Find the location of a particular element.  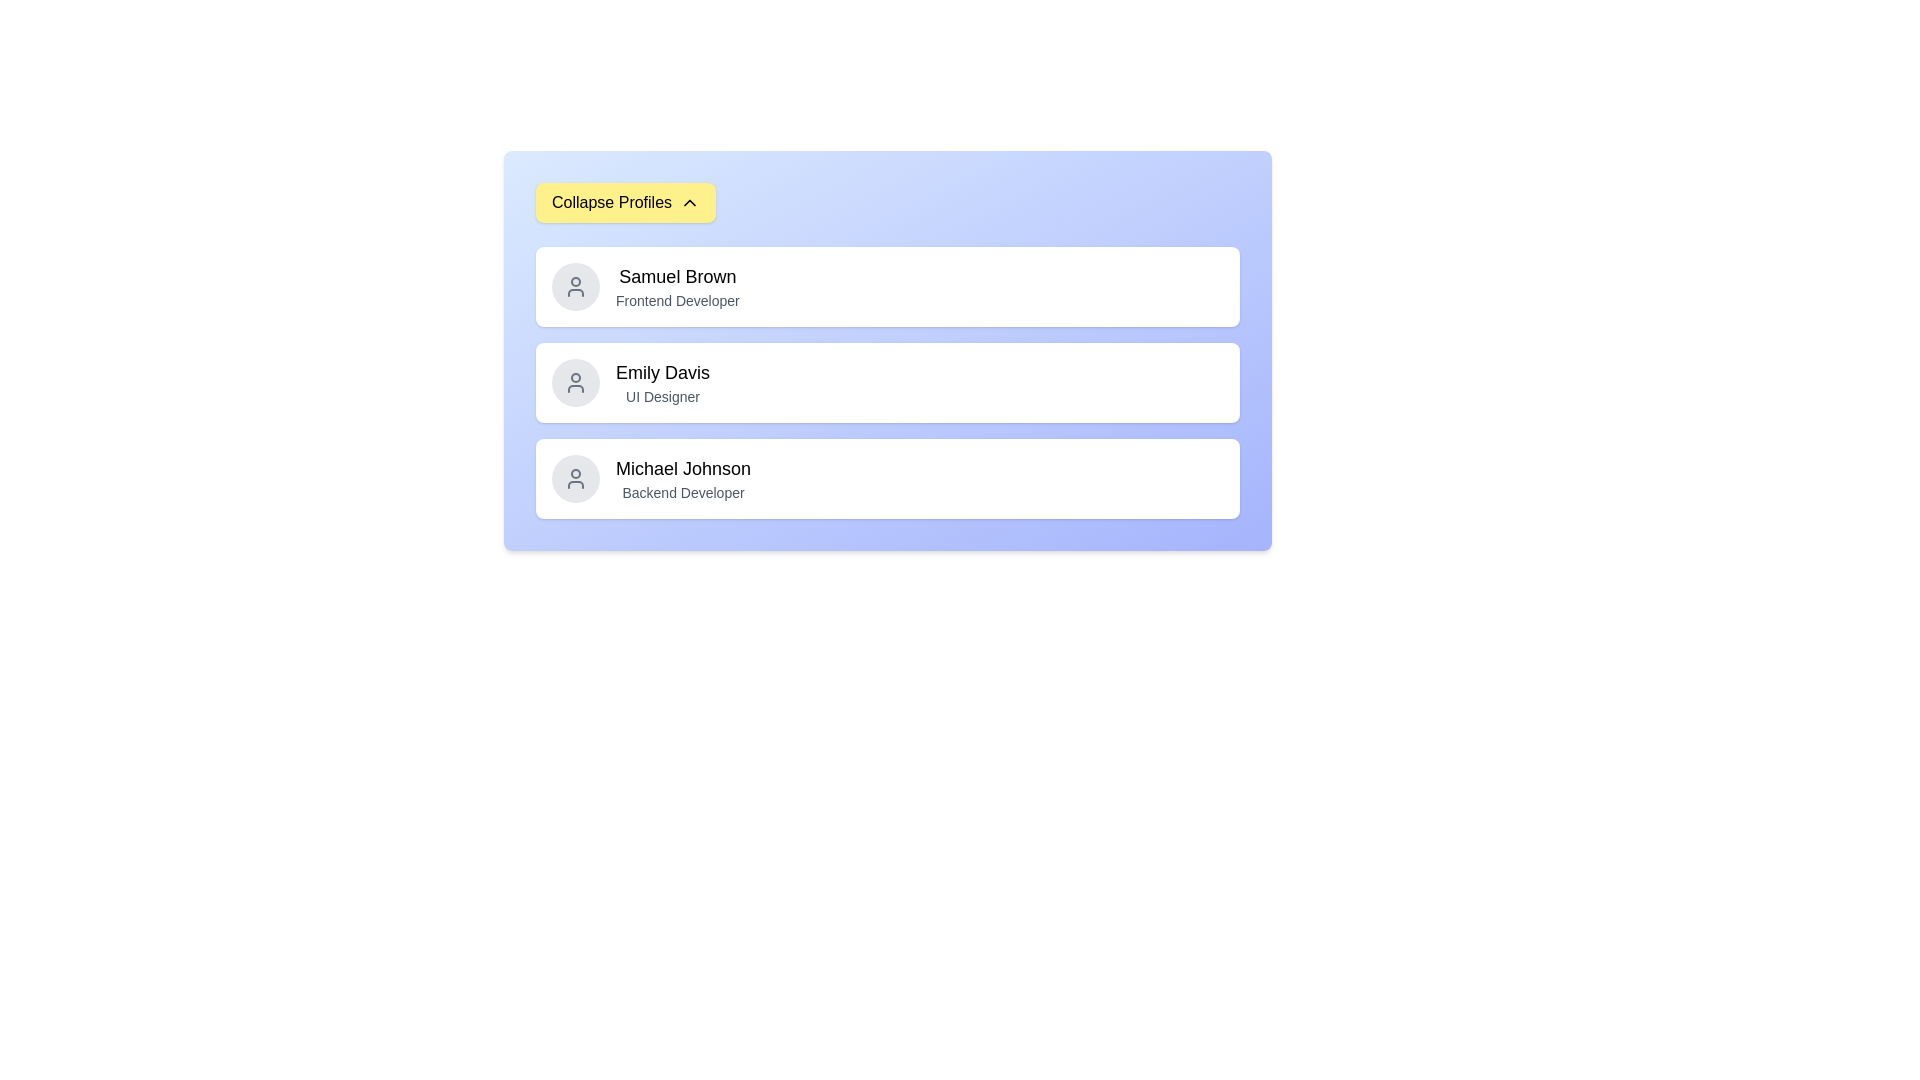

the Profile card for 'Emily Davis', which features centered text and is the second item in a vertically stacked list is located at coordinates (887, 382).